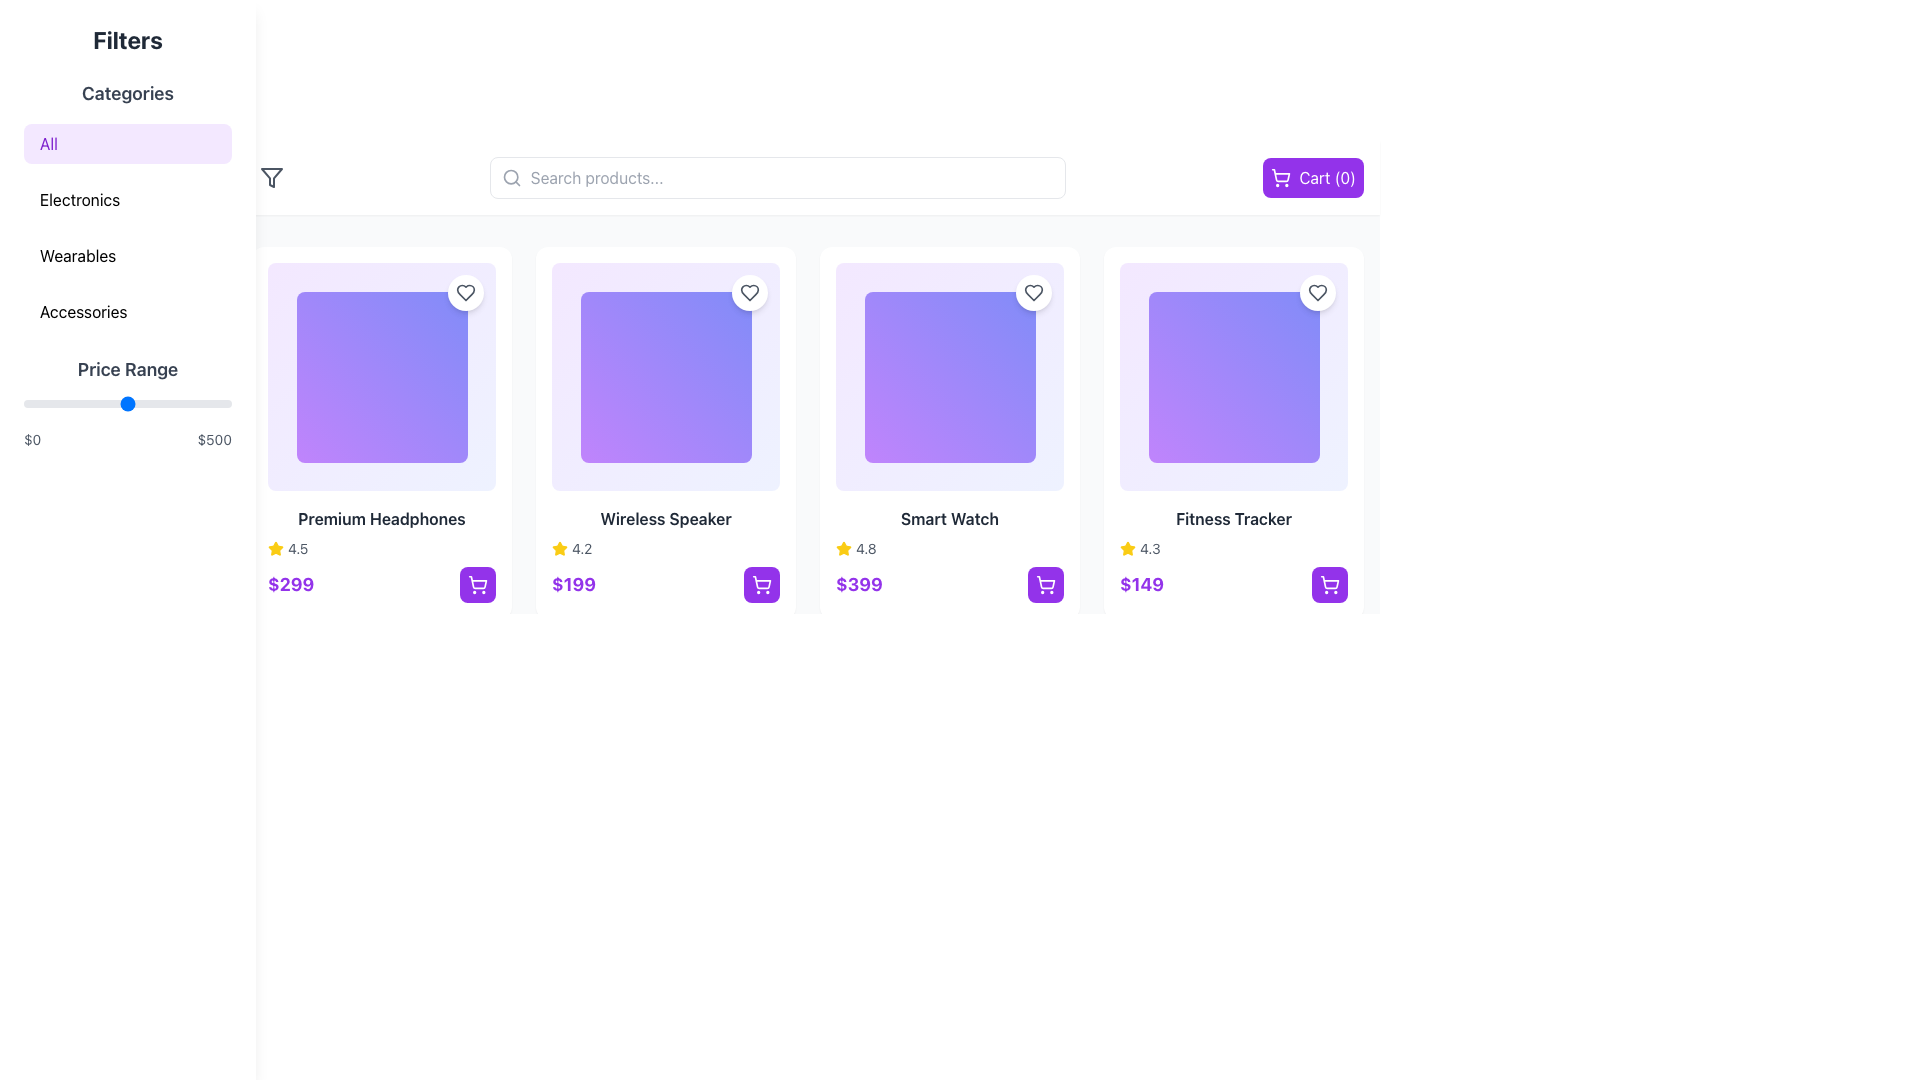 The image size is (1920, 1080). What do you see at coordinates (1232, 431) in the screenshot?
I see `the 'Fitness Tracker' product card located as the fourth item in the top row of the grid layout` at bounding box center [1232, 431].